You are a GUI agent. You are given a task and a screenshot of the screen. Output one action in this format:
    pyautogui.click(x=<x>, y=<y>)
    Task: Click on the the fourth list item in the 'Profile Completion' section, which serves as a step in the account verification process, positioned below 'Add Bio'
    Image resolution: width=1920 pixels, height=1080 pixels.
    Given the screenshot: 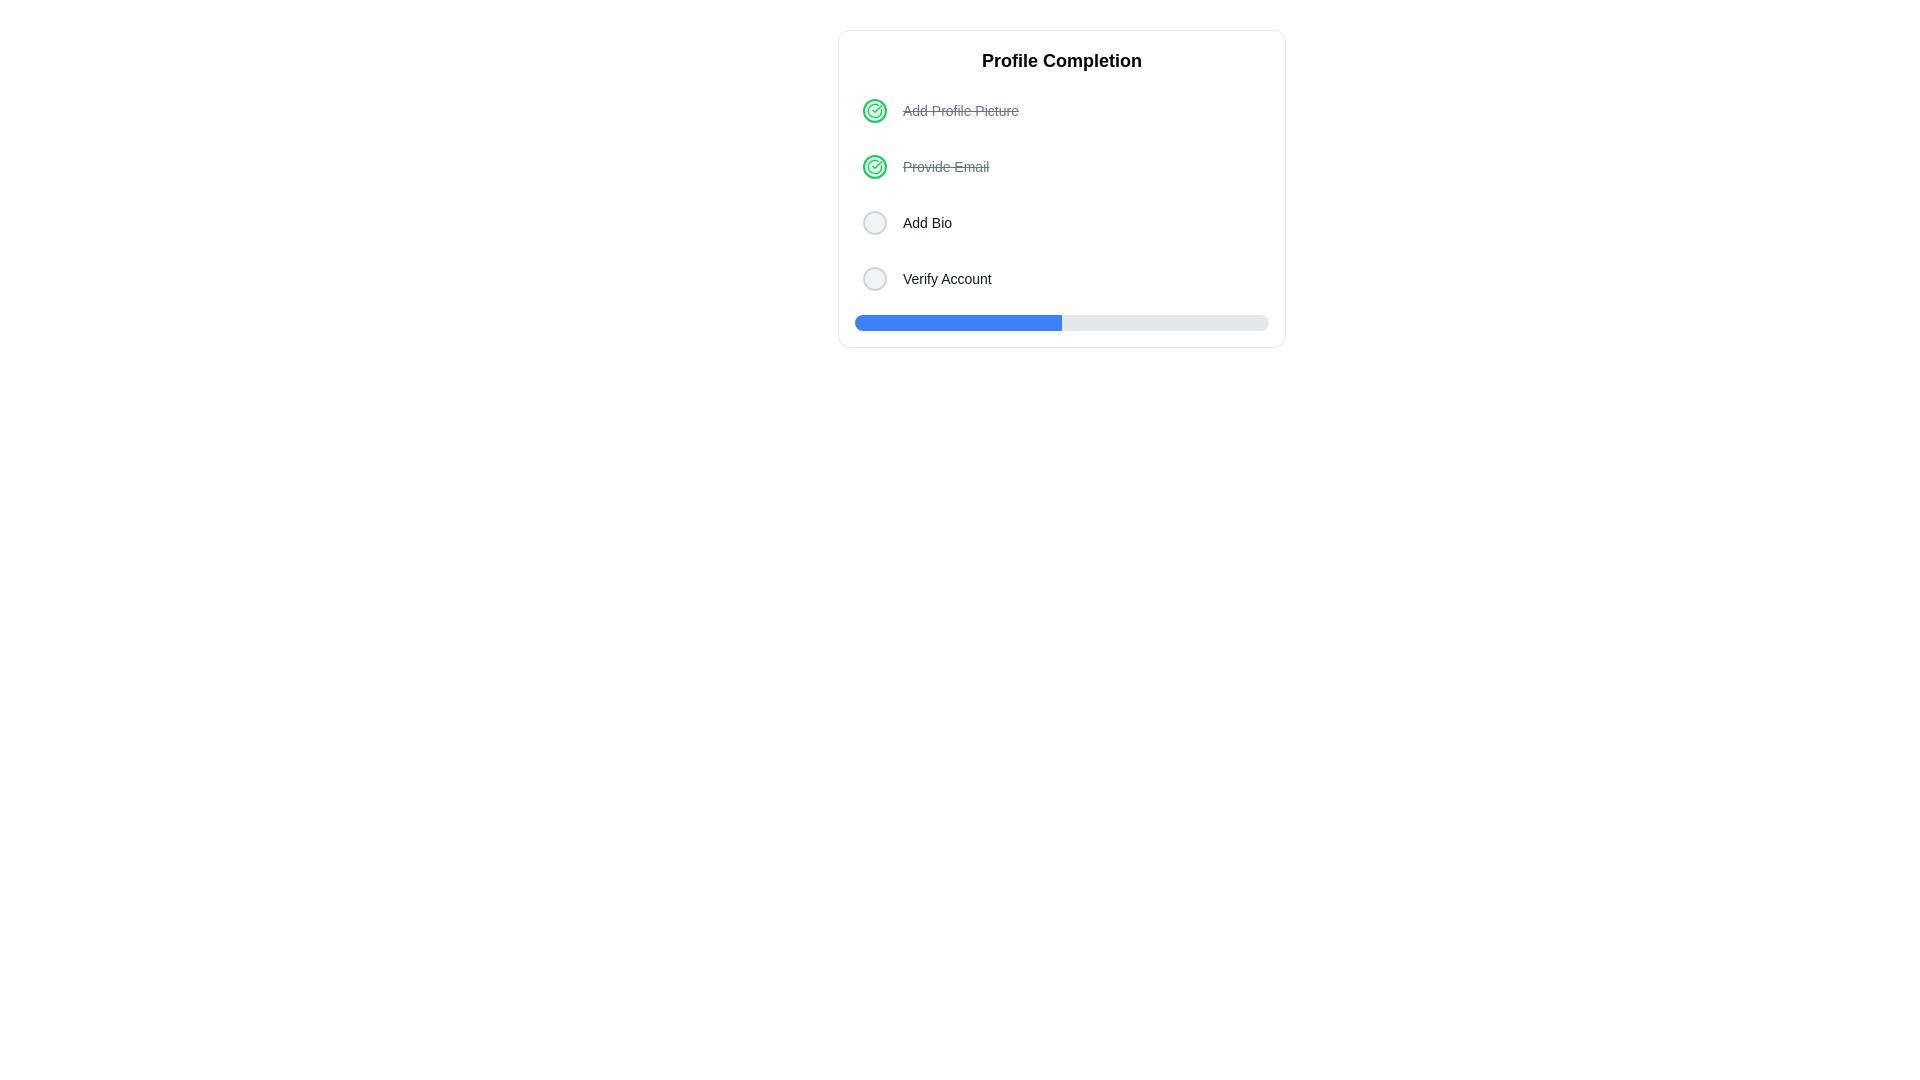 What is the action you would take?
    pyautogui.click(x=1060, y=278)
    